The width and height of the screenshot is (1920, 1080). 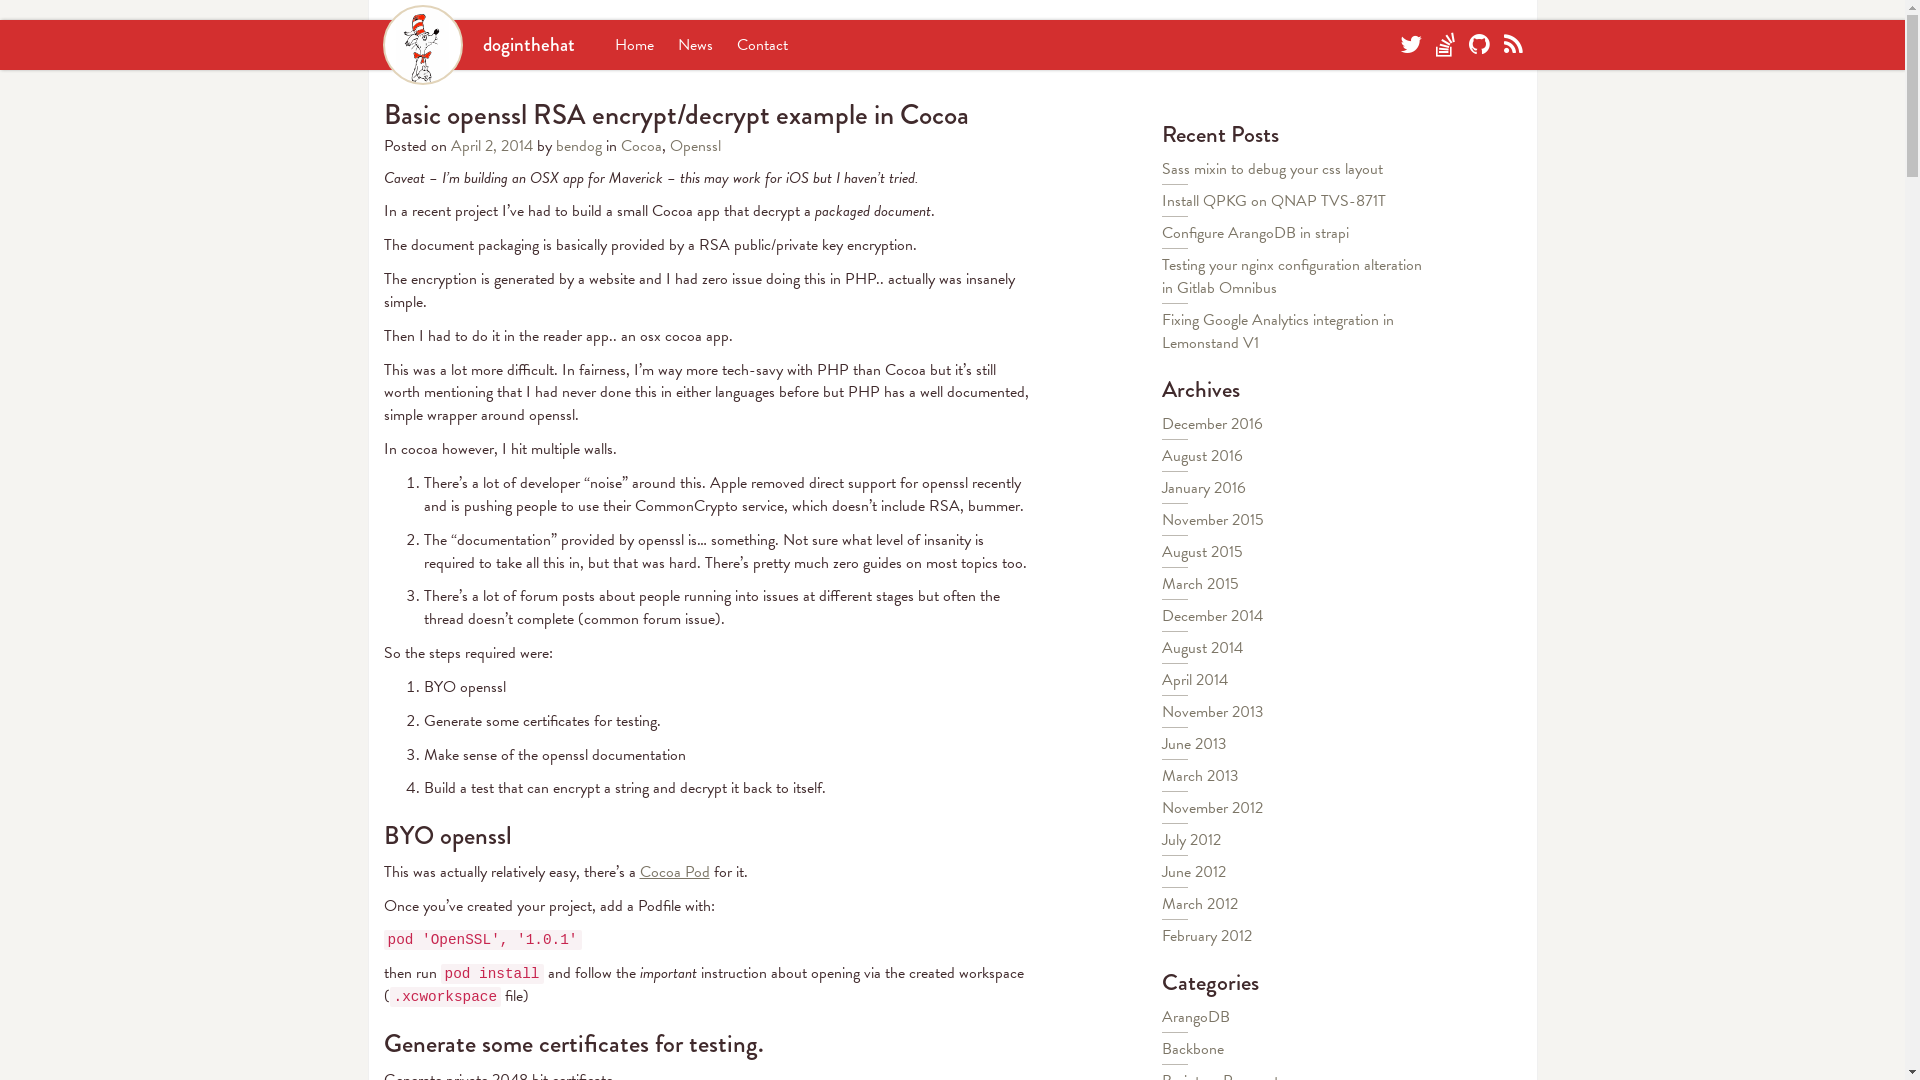 I want to click on 'June 2013', so click(x=1194, y=744).